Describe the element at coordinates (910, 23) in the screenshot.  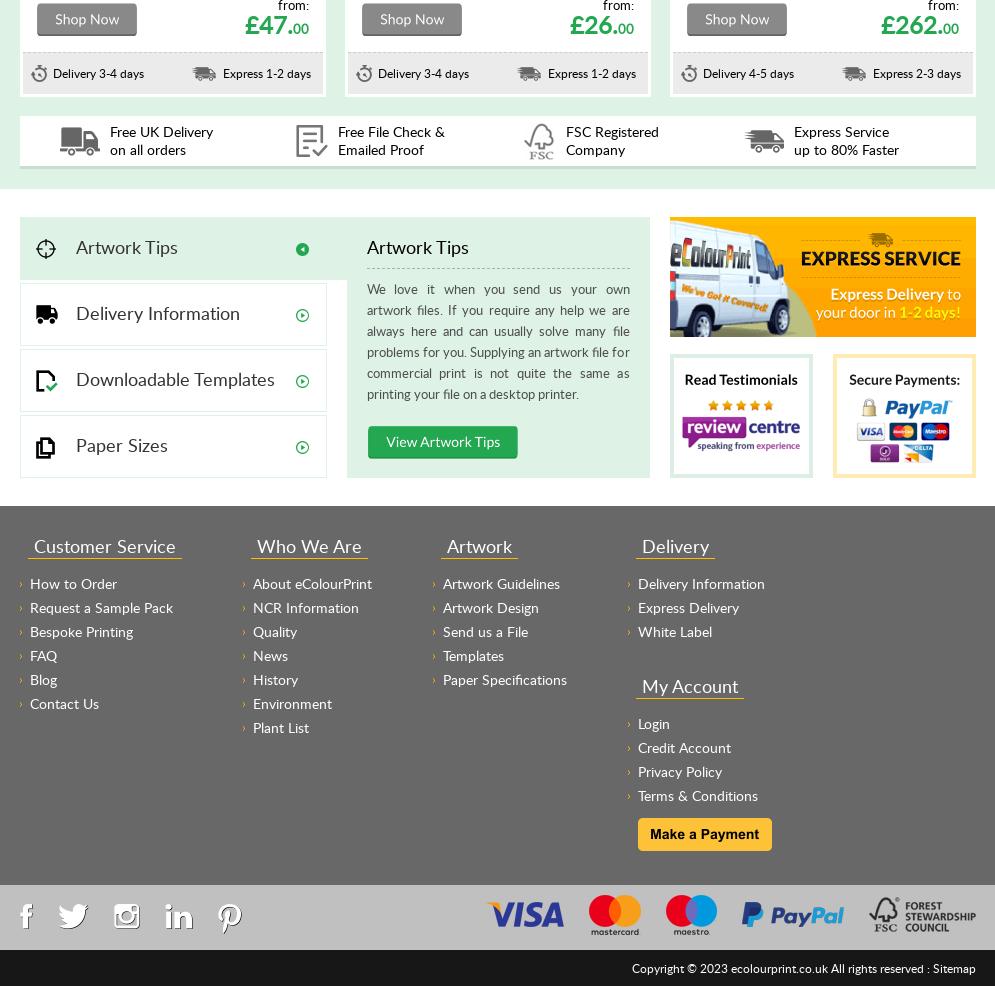
I see `'£262.'` at that location.